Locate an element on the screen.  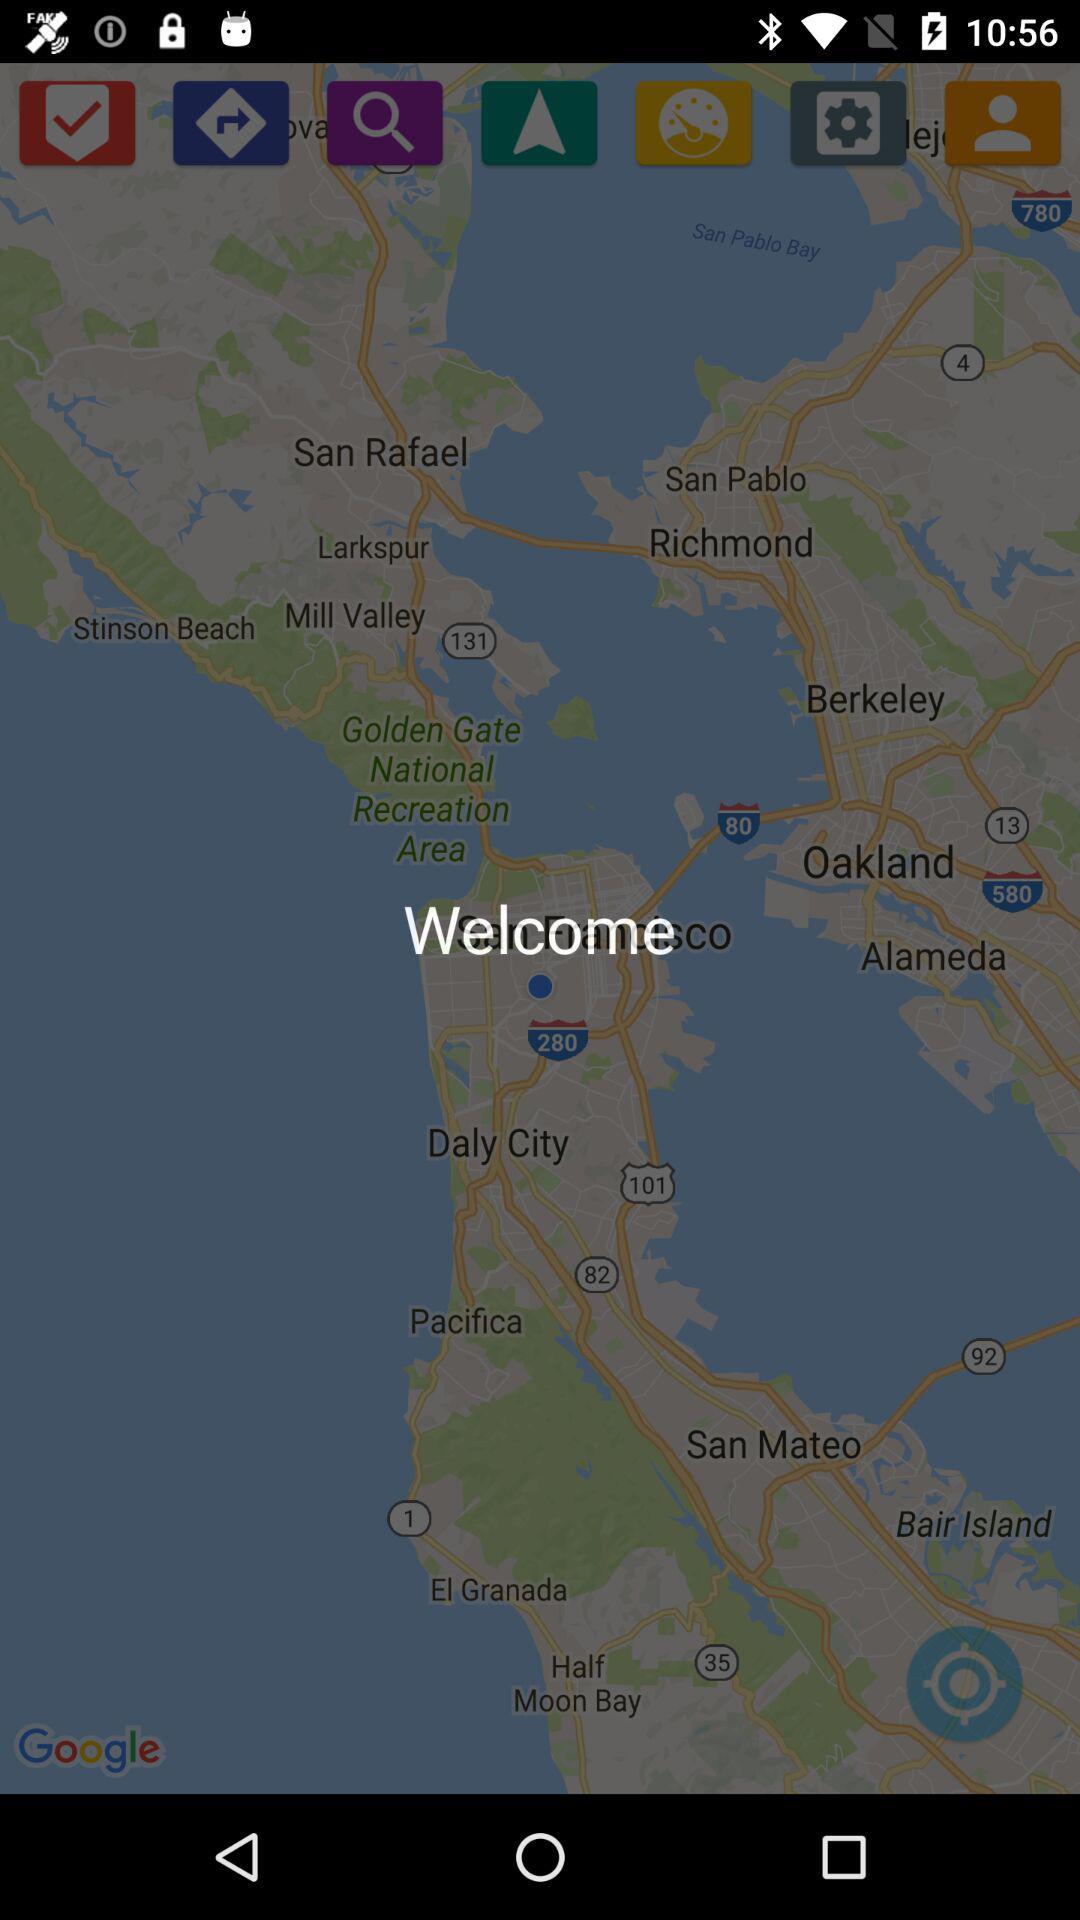
search app is located at coordinates (384, 121).